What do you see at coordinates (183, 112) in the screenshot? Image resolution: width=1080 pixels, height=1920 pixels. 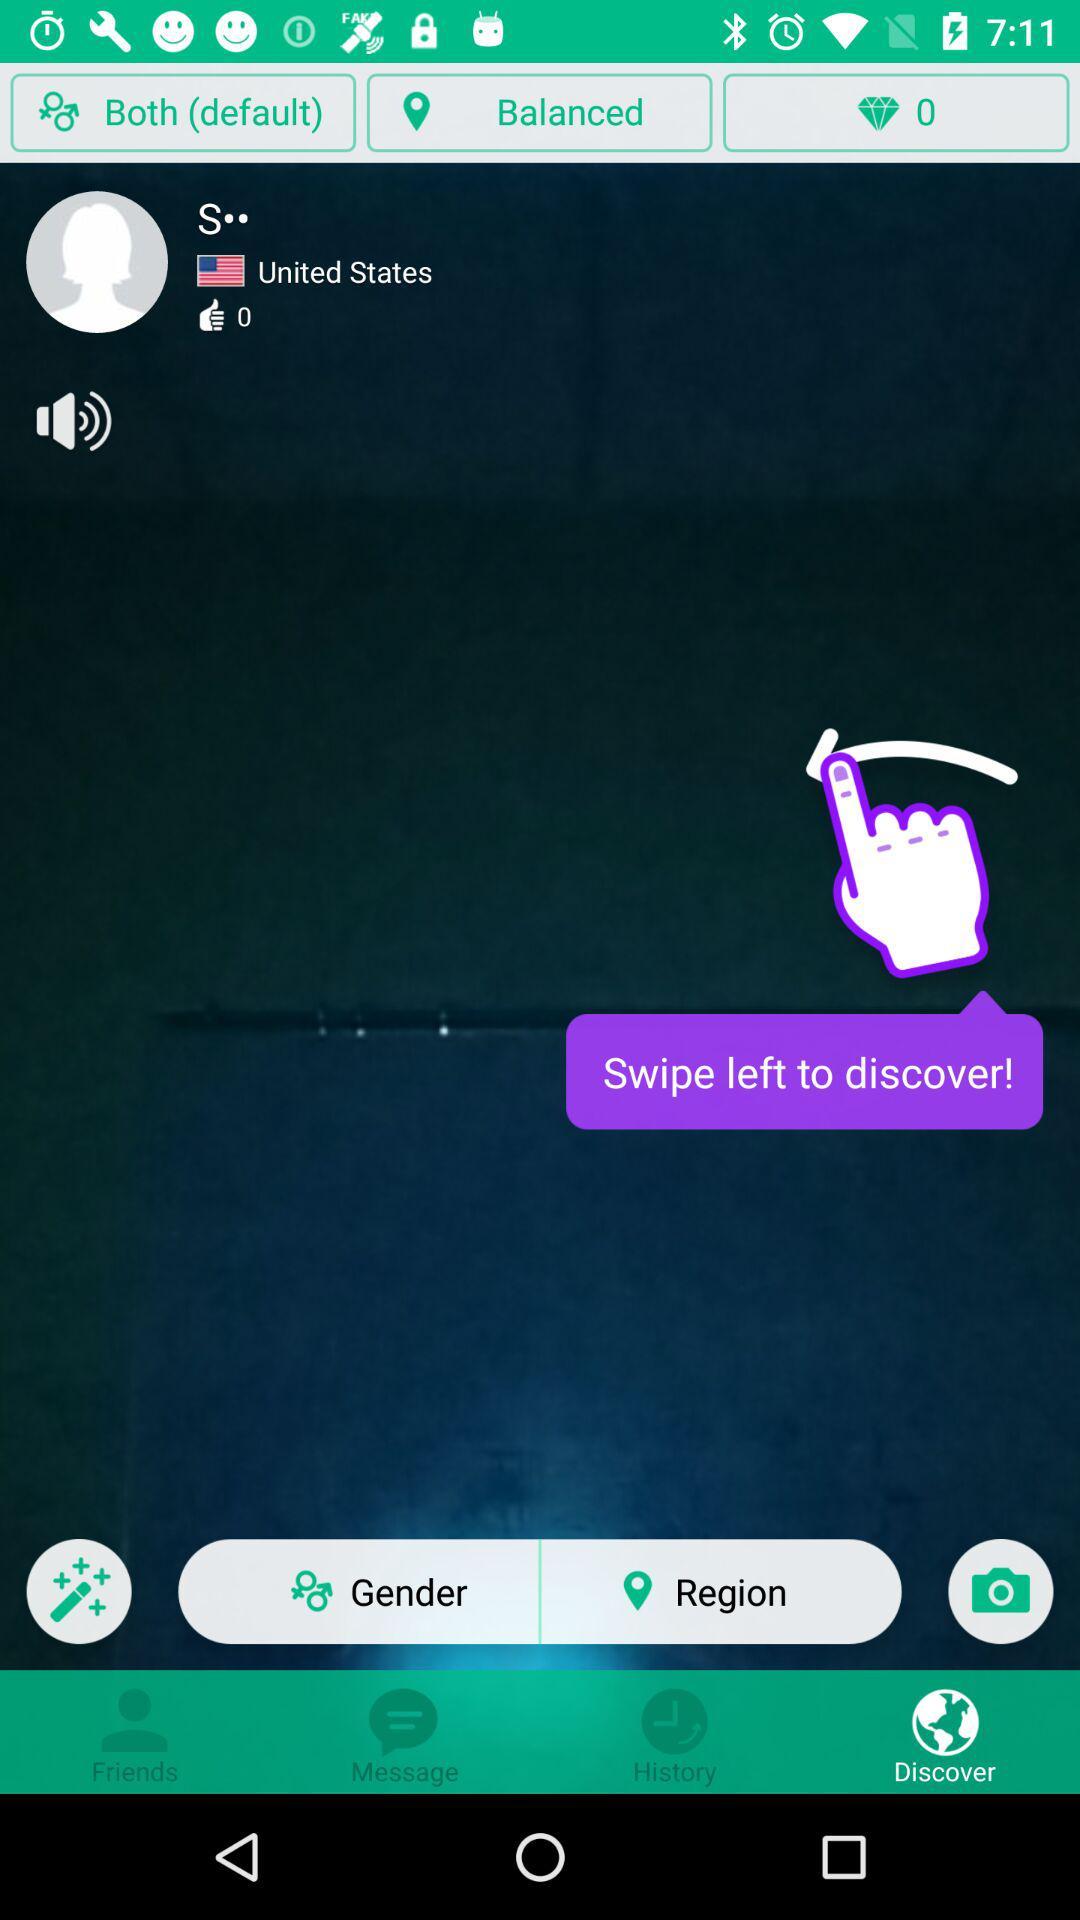 I see `the button left to balanced` at bounding box center [183, 112].